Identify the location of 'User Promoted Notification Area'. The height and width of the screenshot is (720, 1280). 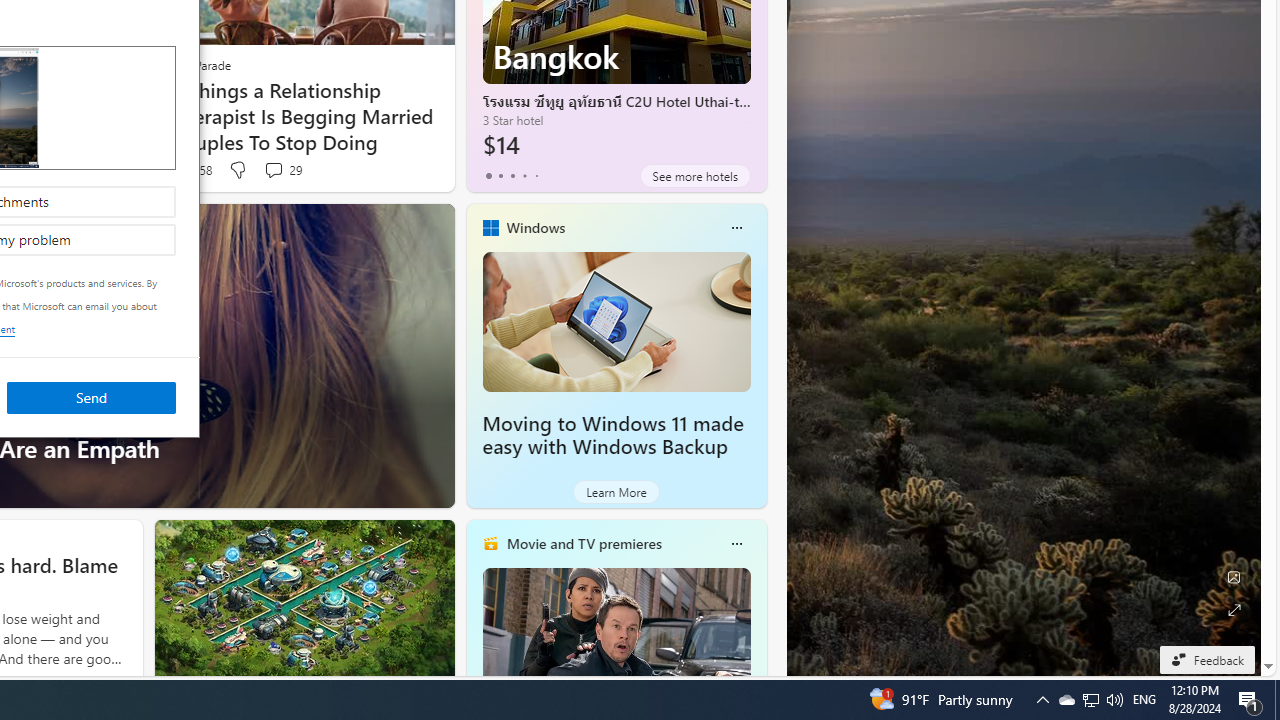
(1089, 698).